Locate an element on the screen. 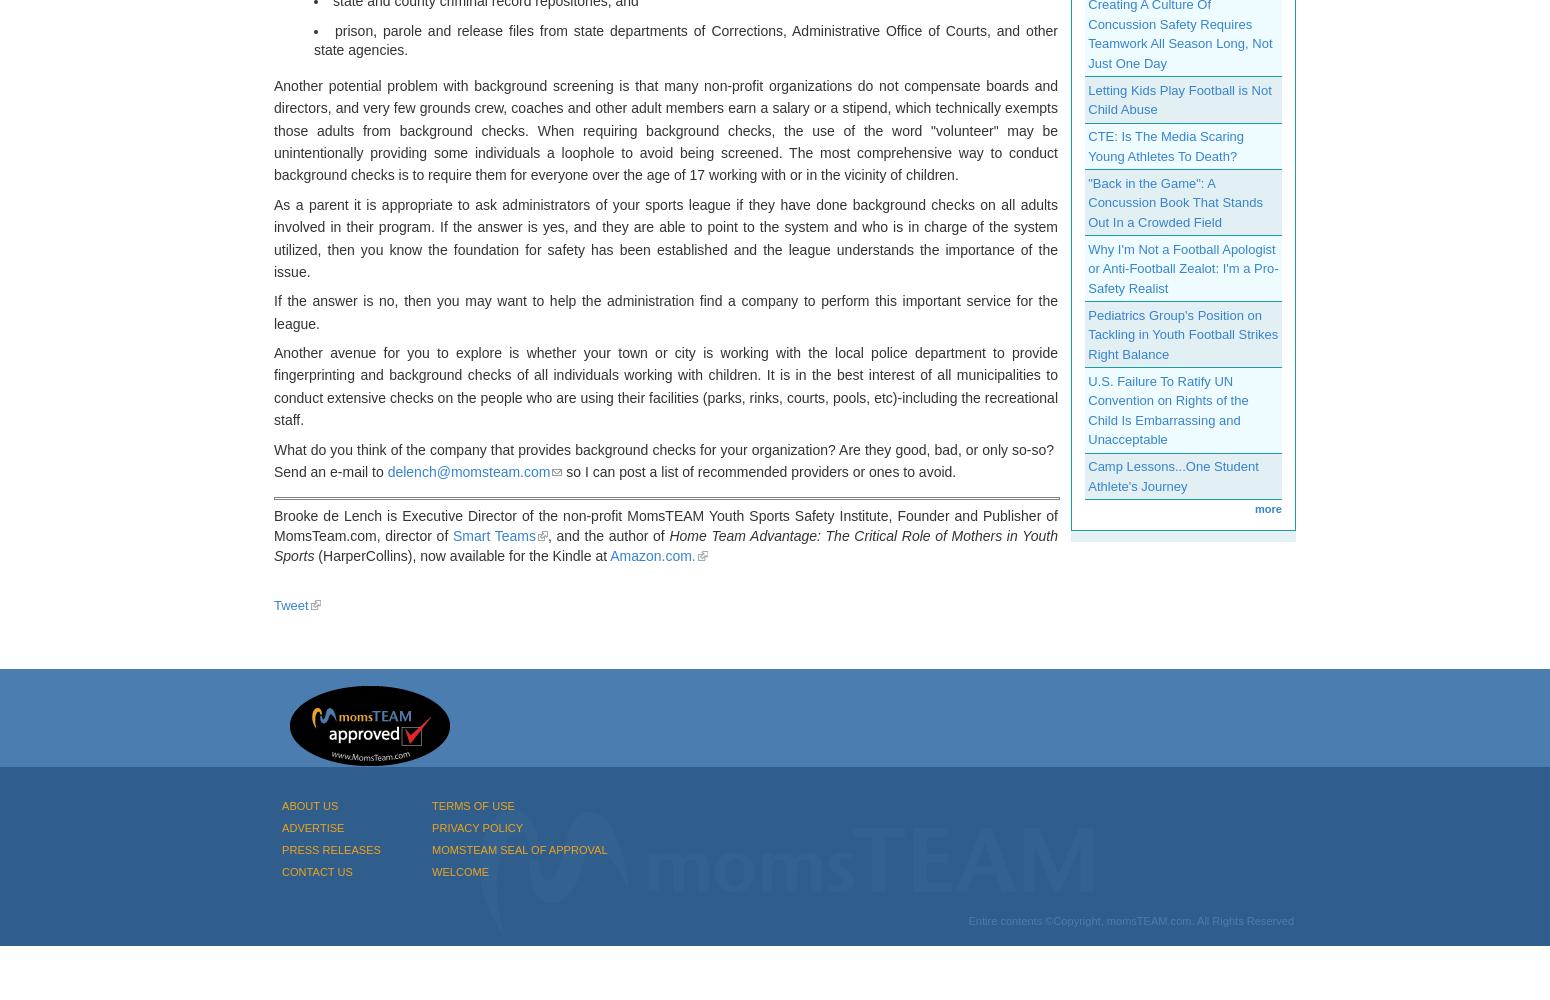  'Camp Lessons...One Student Athlete's Journey' is located at coordinates (1173, 475).